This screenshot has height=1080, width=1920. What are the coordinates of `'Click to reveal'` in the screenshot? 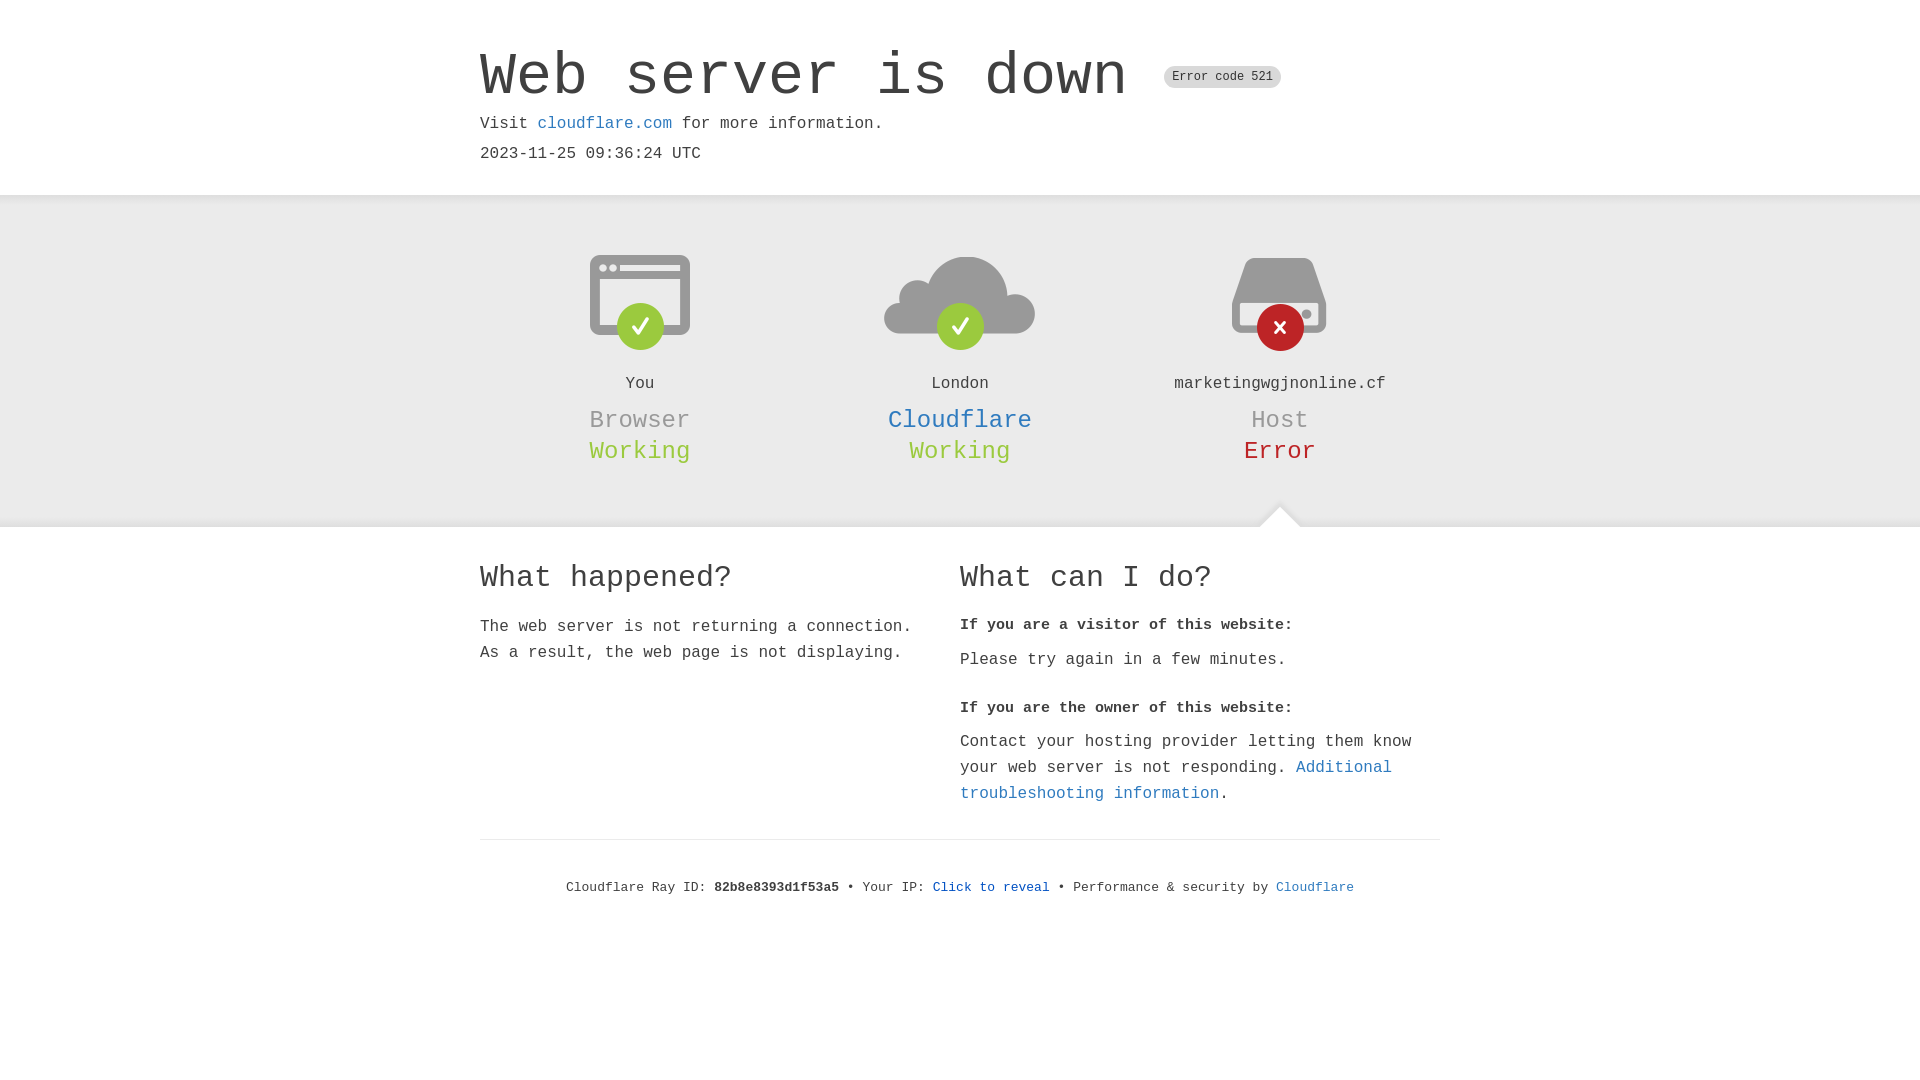 It's located at (991, 886).